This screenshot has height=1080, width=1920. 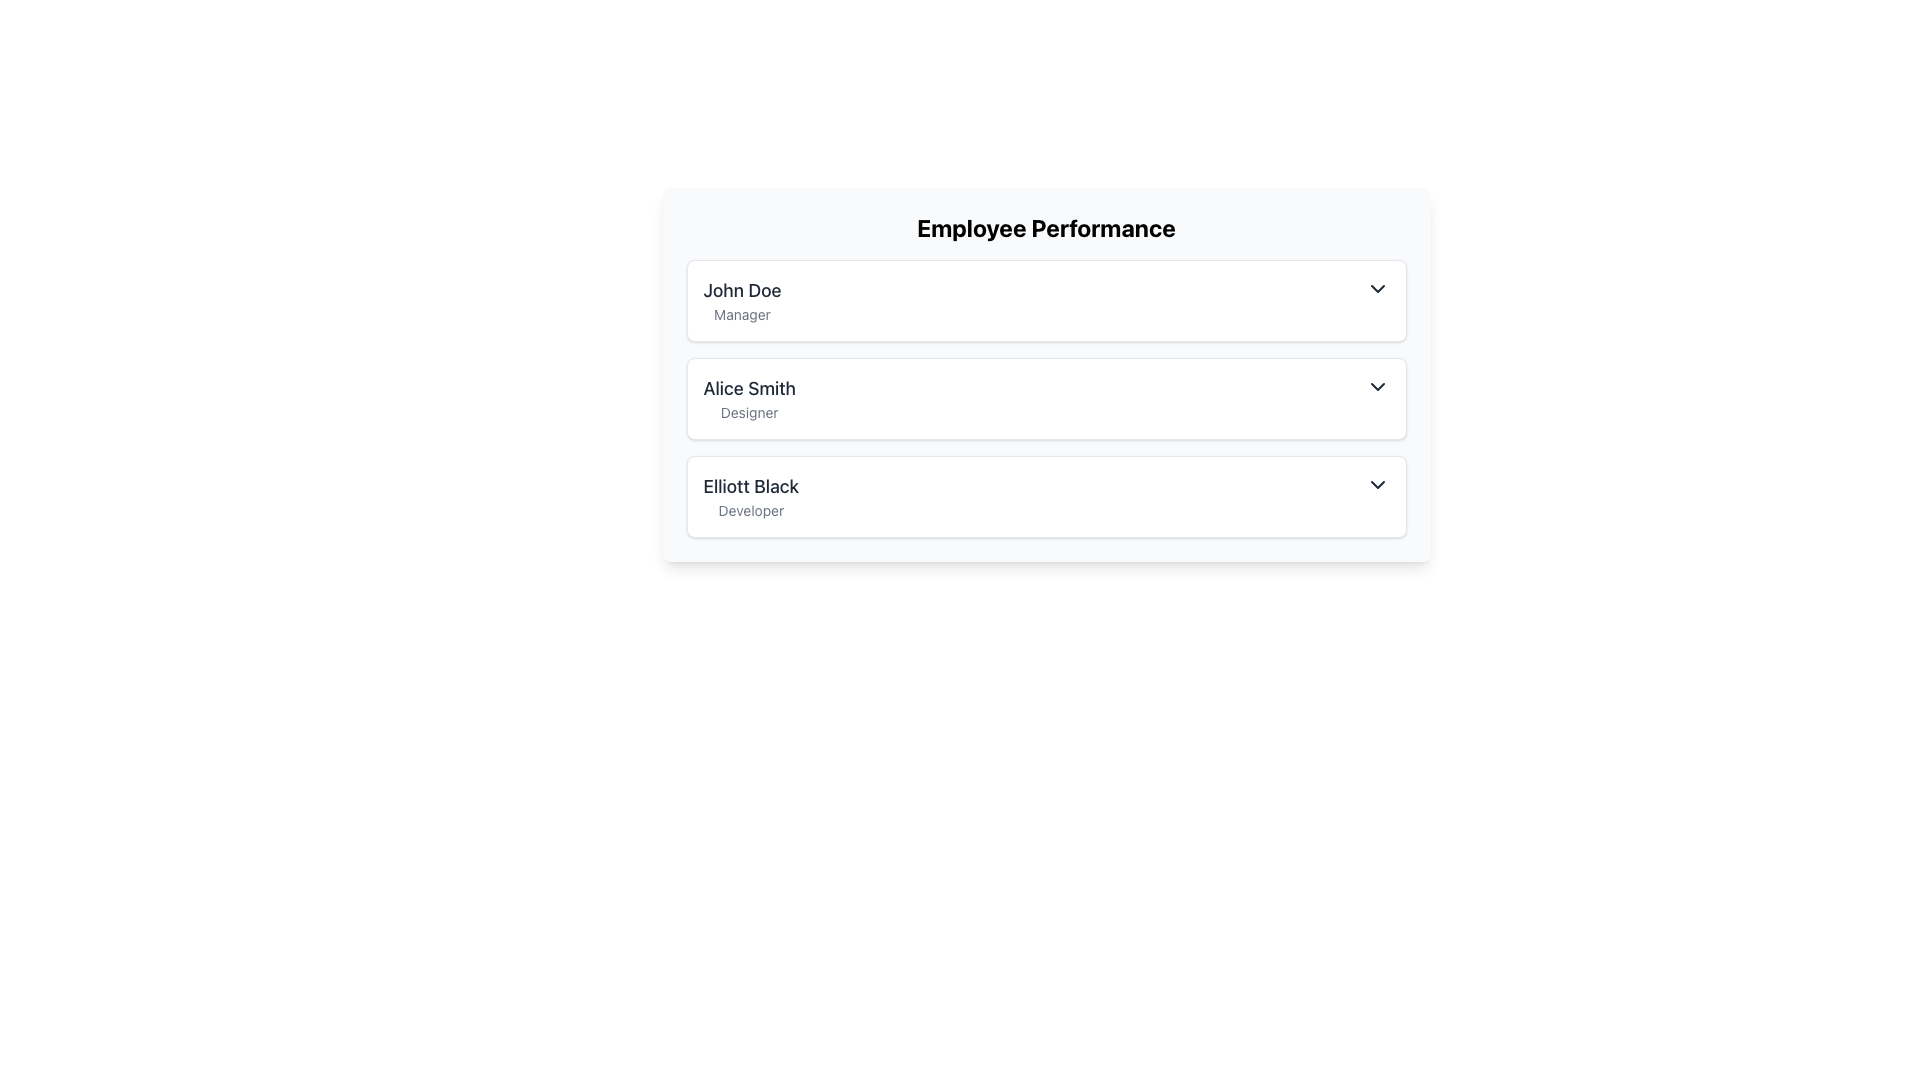 I want to click on the static text label reading 'Developer', which is styled in light gray and positioned below the bold label 'Elliott Black' within the employee performance card, so click(x=750, y=509).